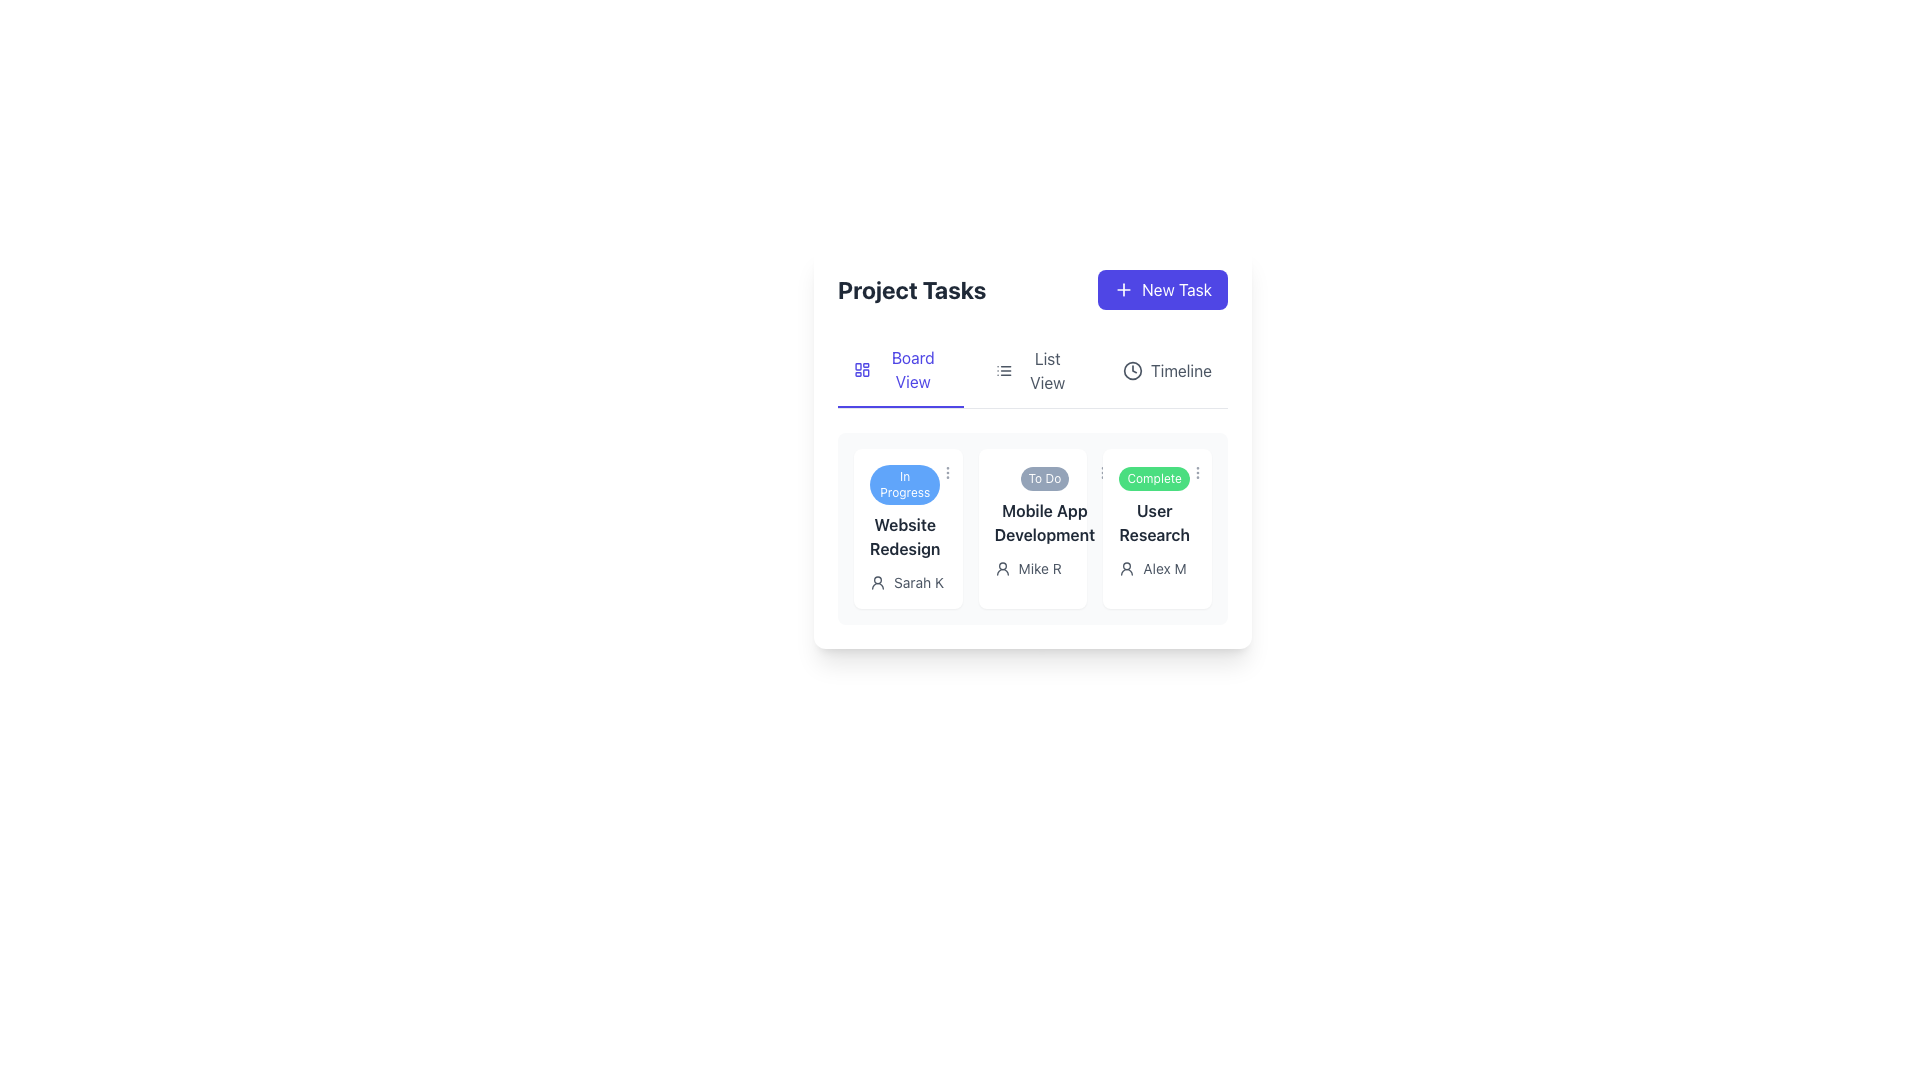 The image size is (1920, 1080). Describe the element at coordinates (1002, 569) in the screenshot. I see `the user icon represented as a circular outline with a head and shoulders, located to the left of the text 'Mike R'` at that location.